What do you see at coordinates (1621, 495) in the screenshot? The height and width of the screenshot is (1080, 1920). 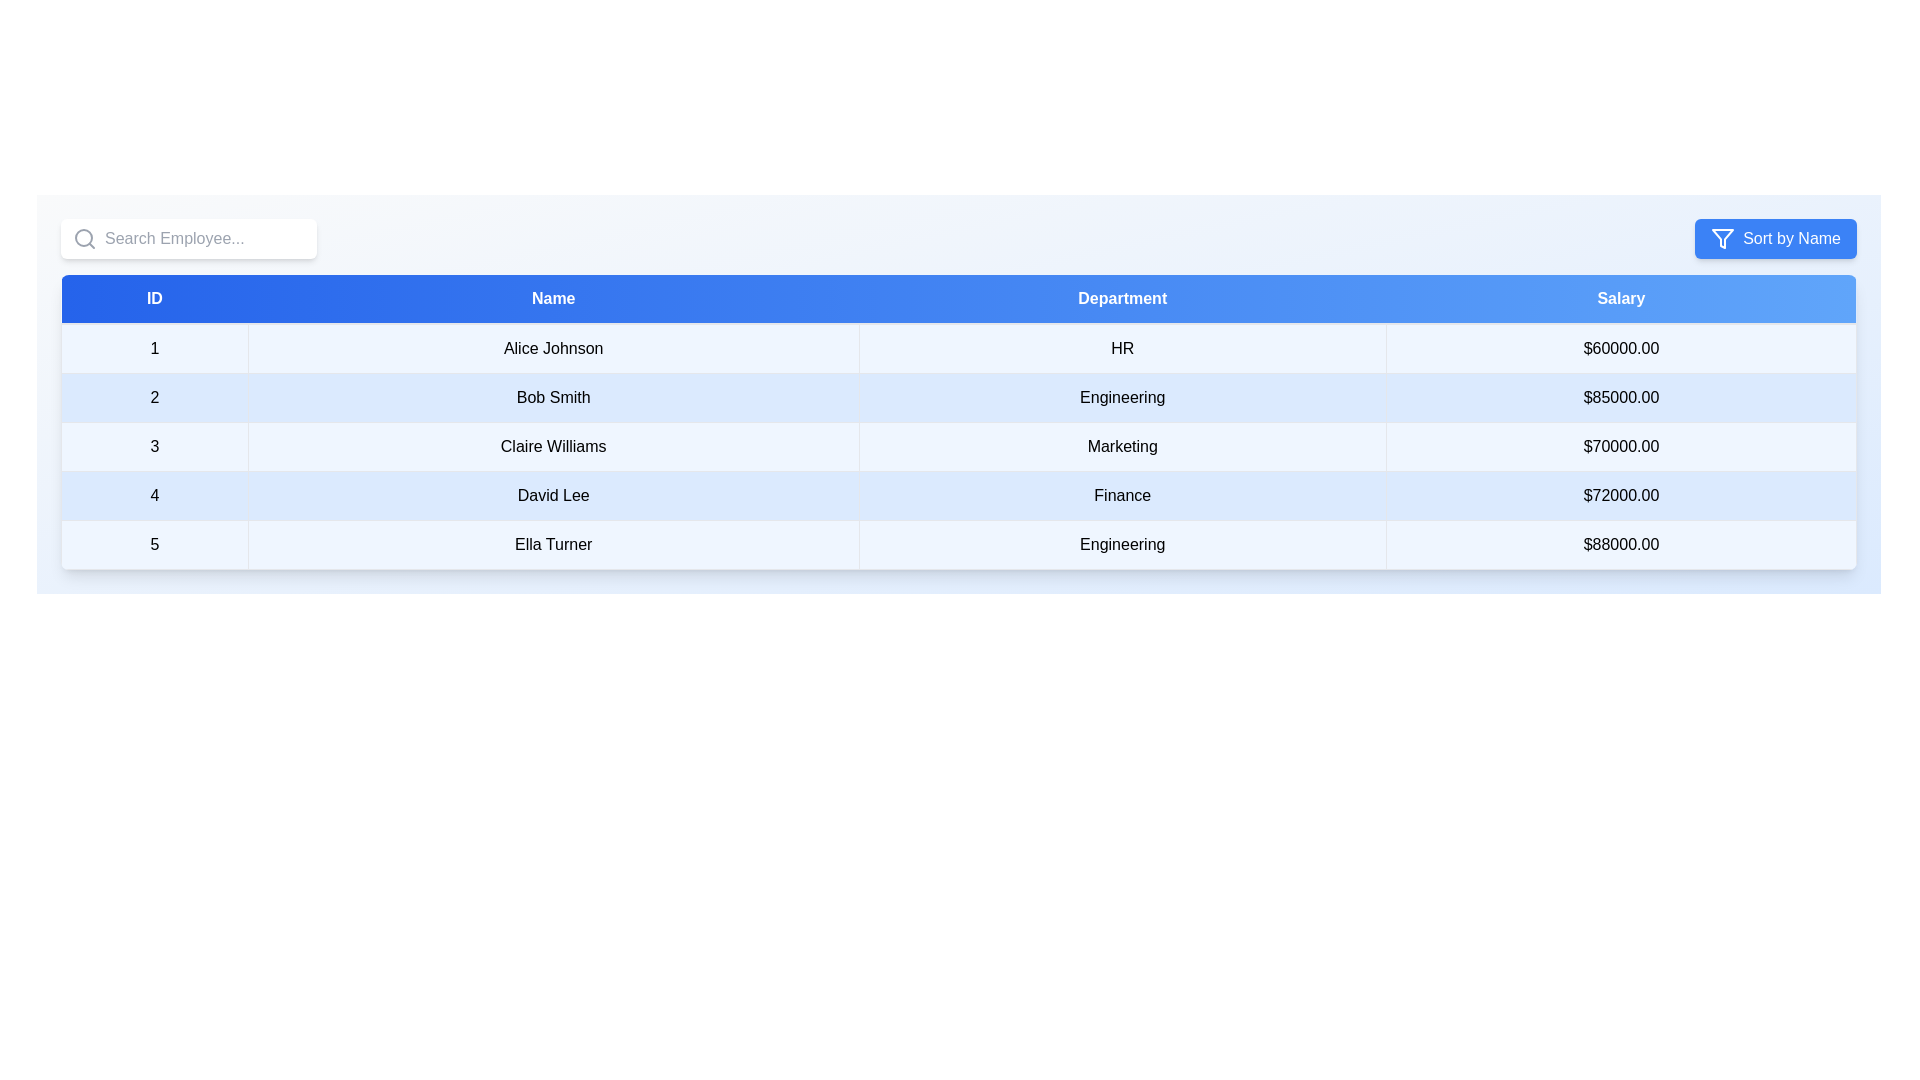 I see `the static text cell displaying the salary amount for 'David Lee' in the fourth column of the table` at bounding box center [1621, 495].